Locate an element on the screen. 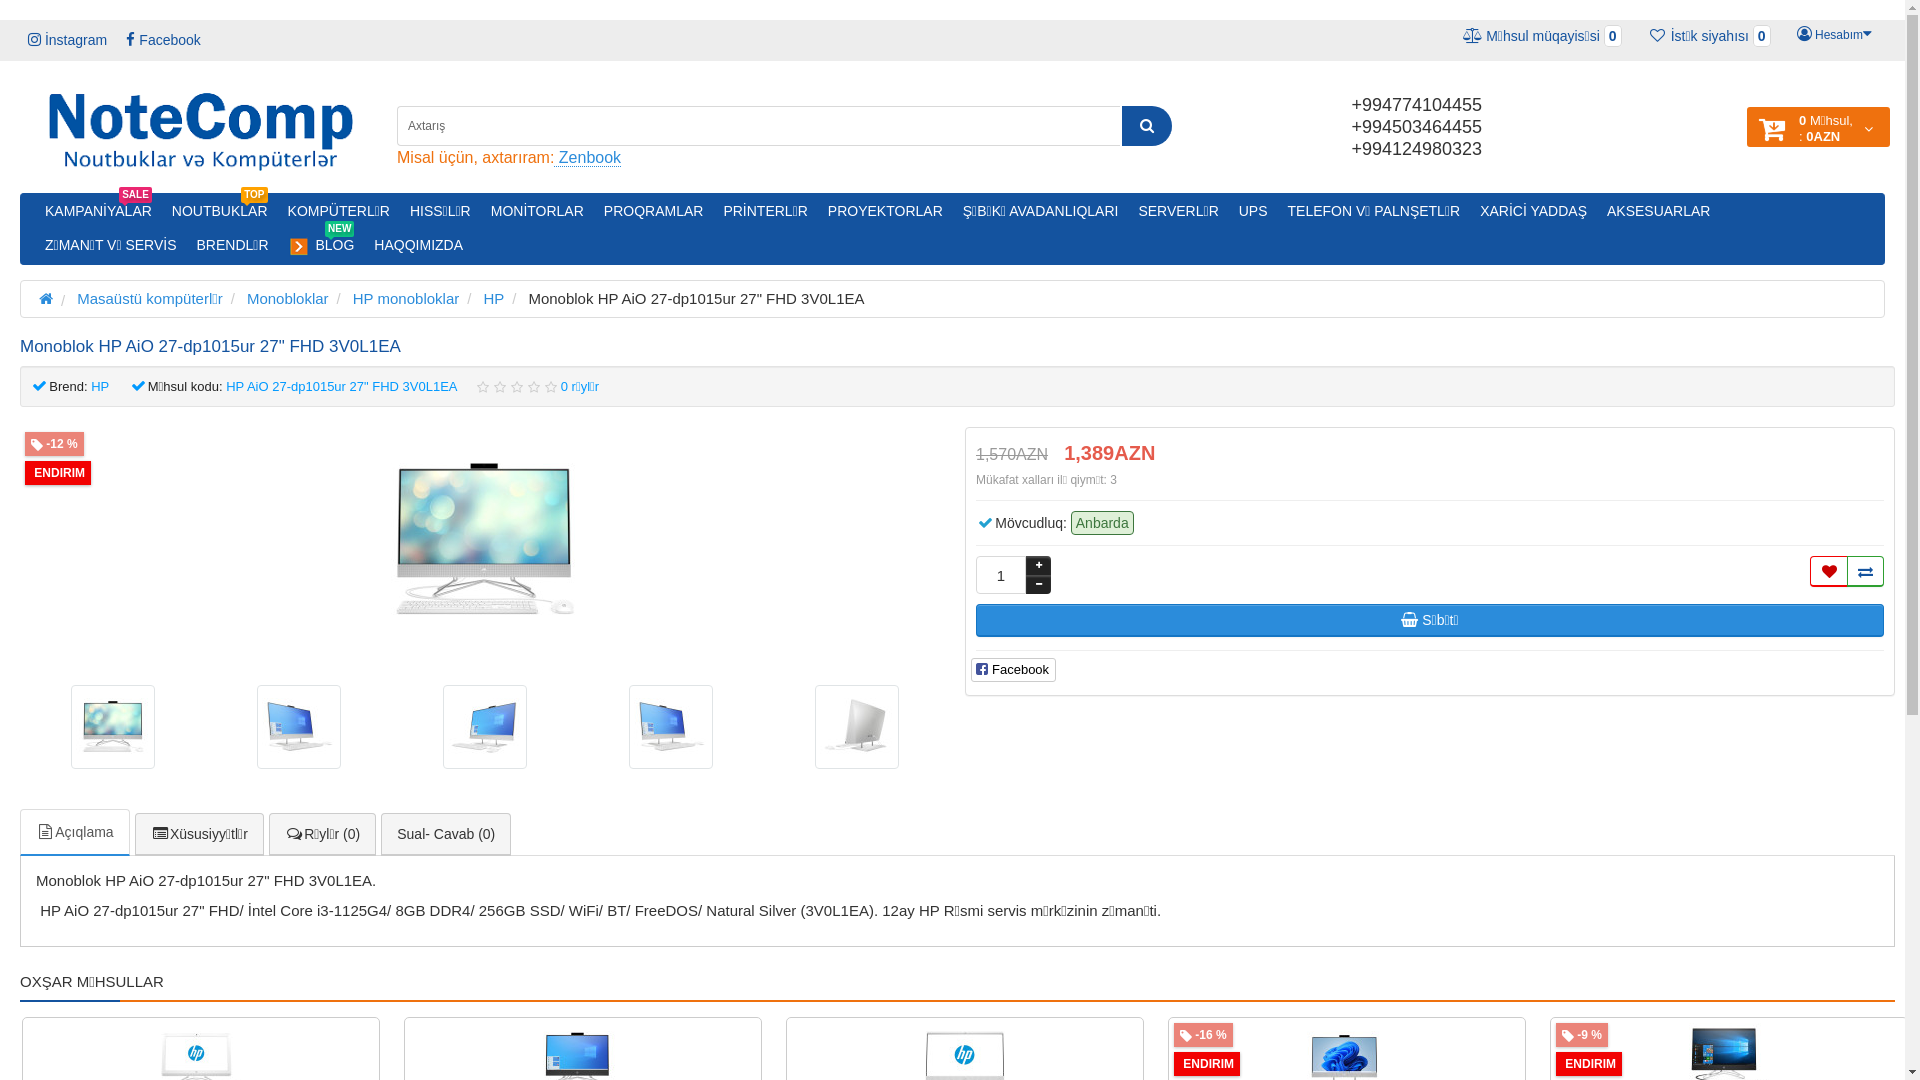 Image resolution: width=1920 pixels, height=1080 pixels. 'NEW is located at coordinates (321, 244).